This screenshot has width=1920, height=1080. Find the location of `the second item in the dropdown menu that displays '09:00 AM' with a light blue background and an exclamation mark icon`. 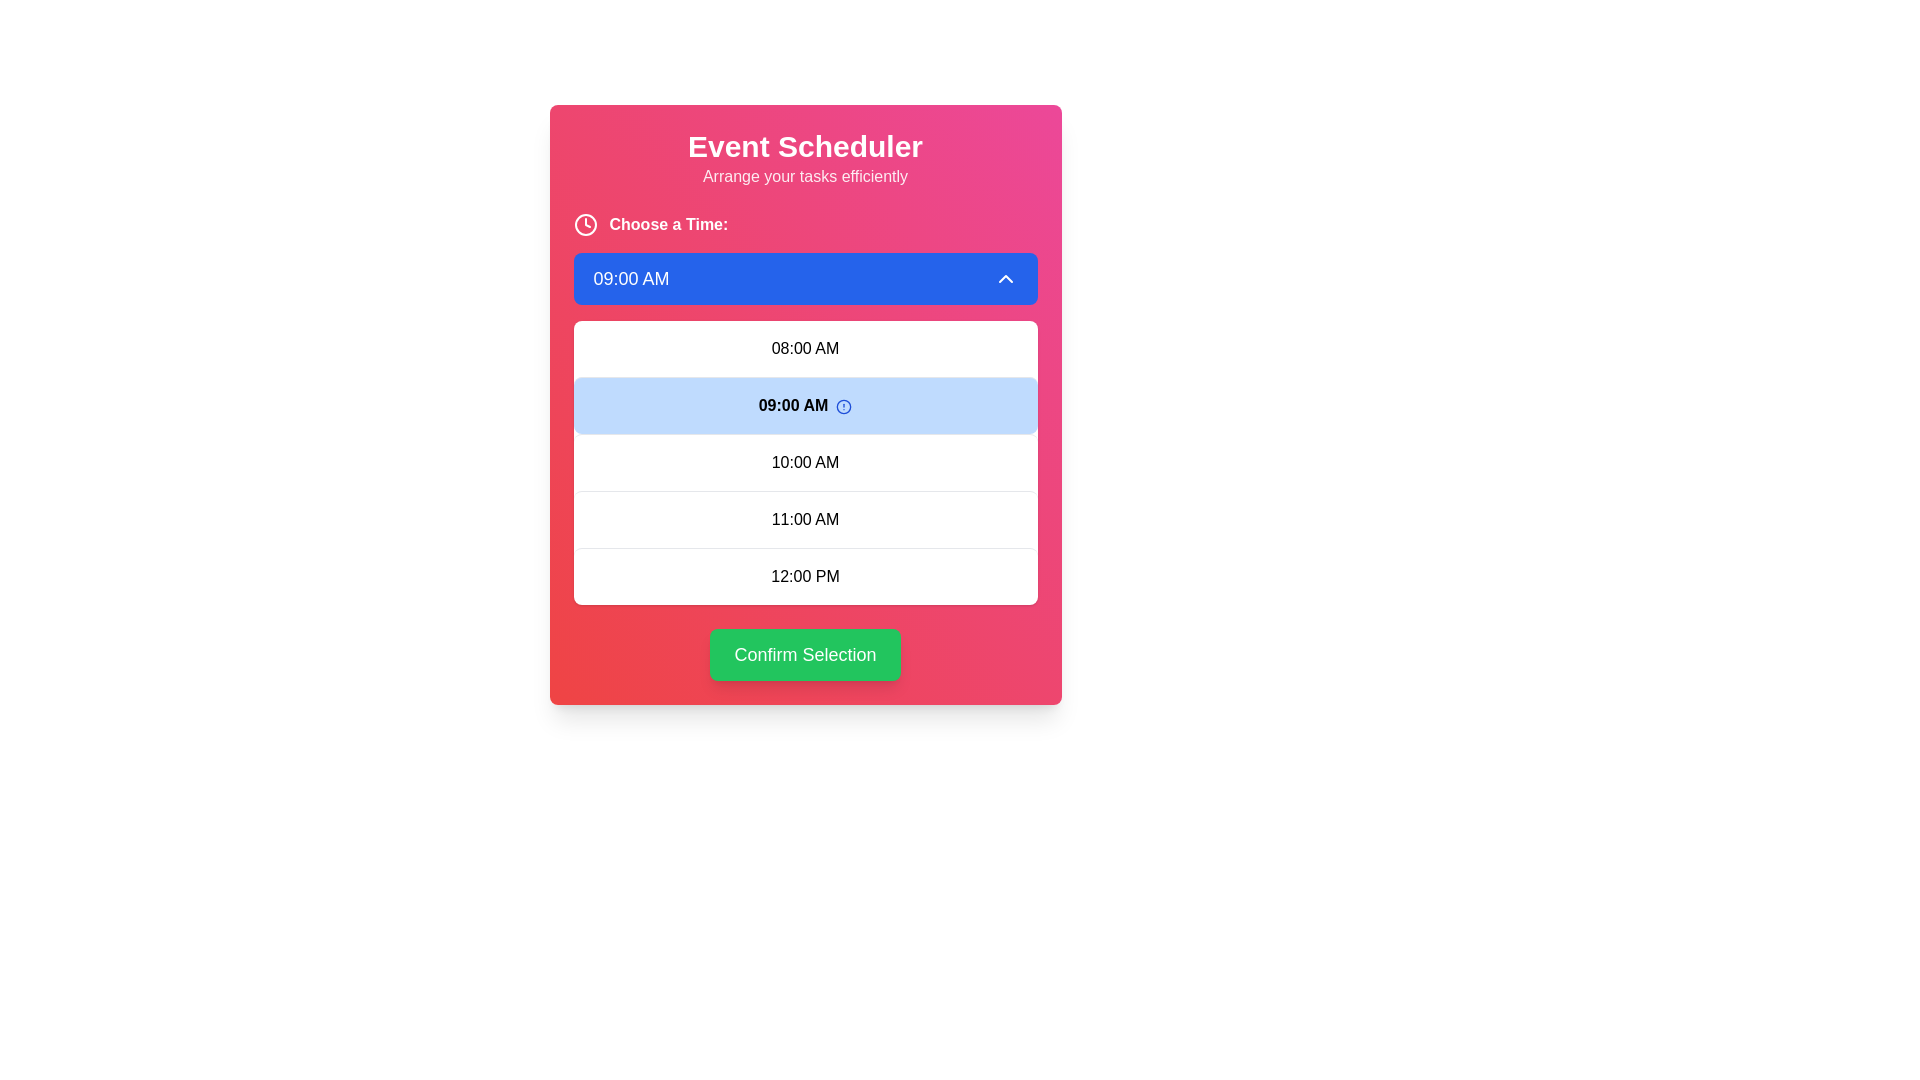

the second item in the dropdown menu that displays '09:00 AM' with a light blue background and an exclamation mark icon is located at coordinates (805, 405).